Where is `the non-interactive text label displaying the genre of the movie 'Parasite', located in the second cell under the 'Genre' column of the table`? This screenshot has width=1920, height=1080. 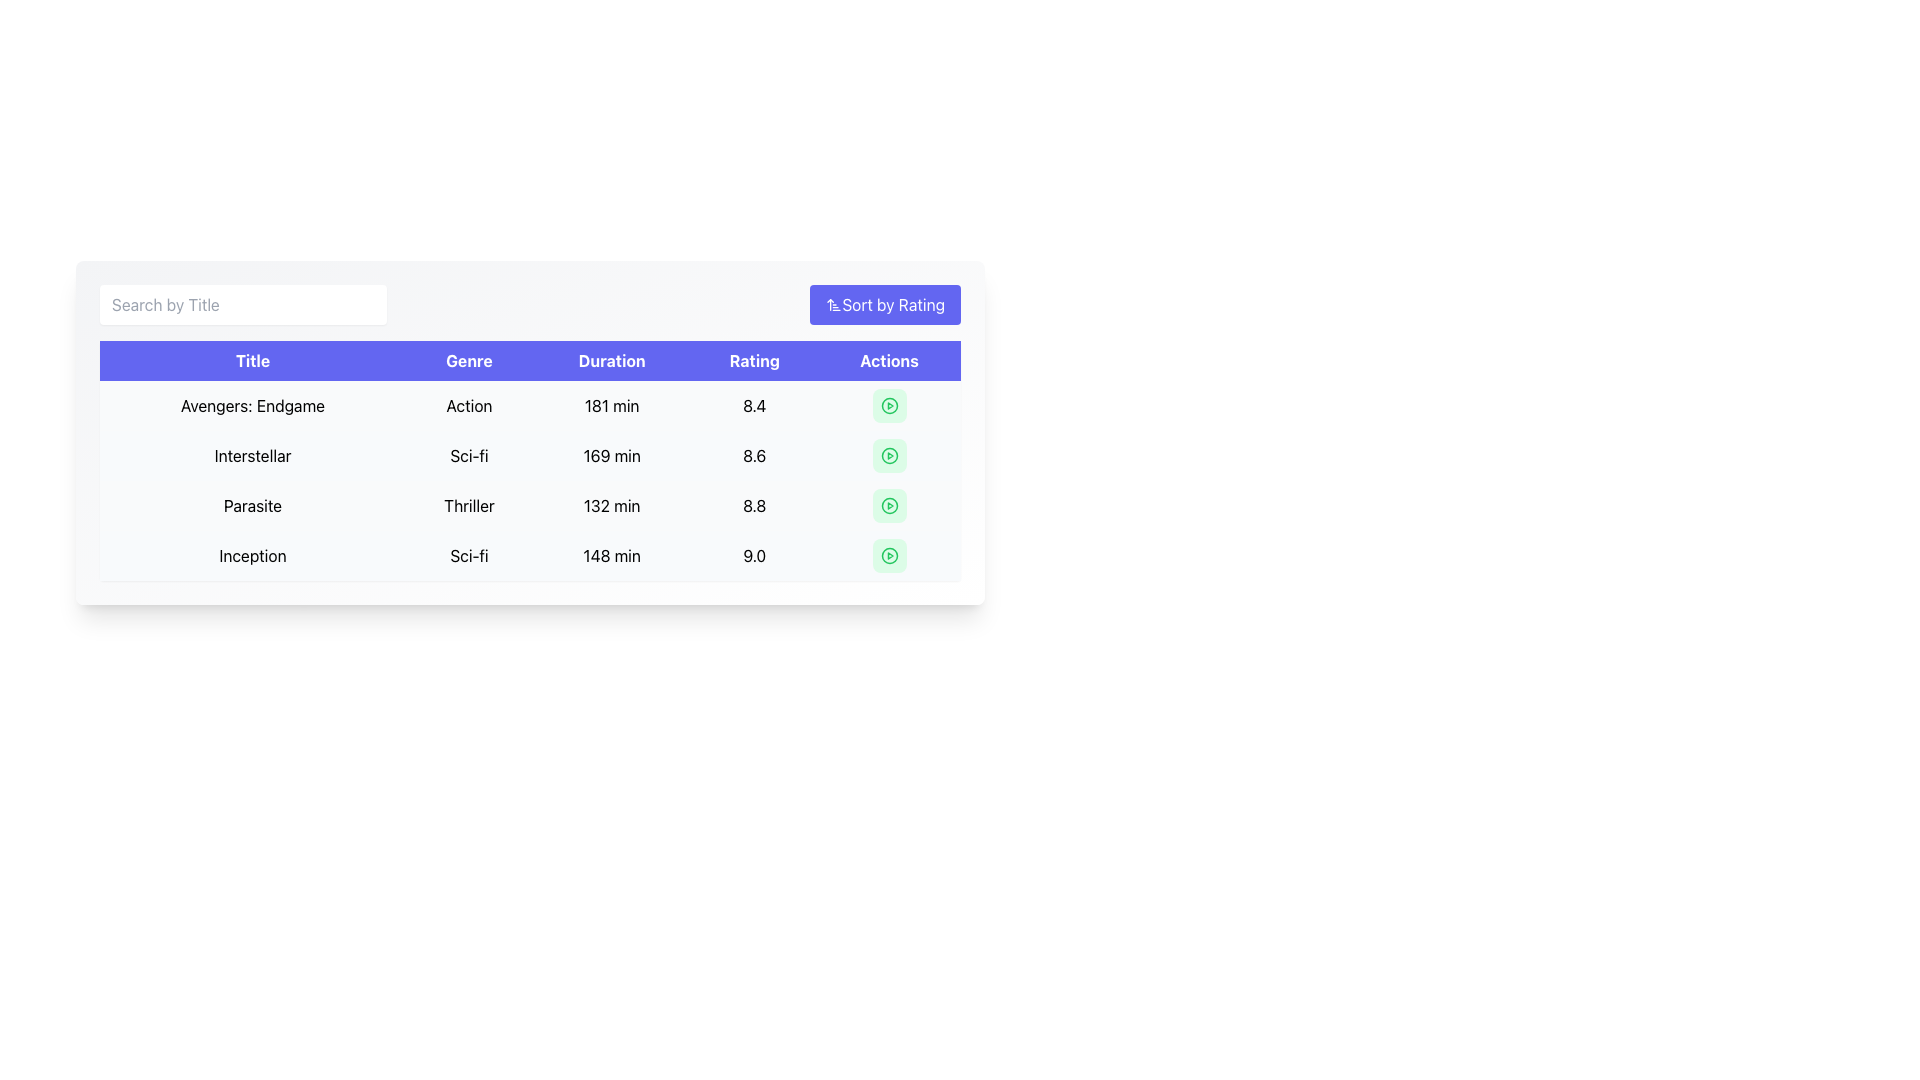 the non-interactive text label displaying the genre of the movie 'Parasite', located in the second cell under the 'Genre' column of the table is located at coordinates (468, 504).